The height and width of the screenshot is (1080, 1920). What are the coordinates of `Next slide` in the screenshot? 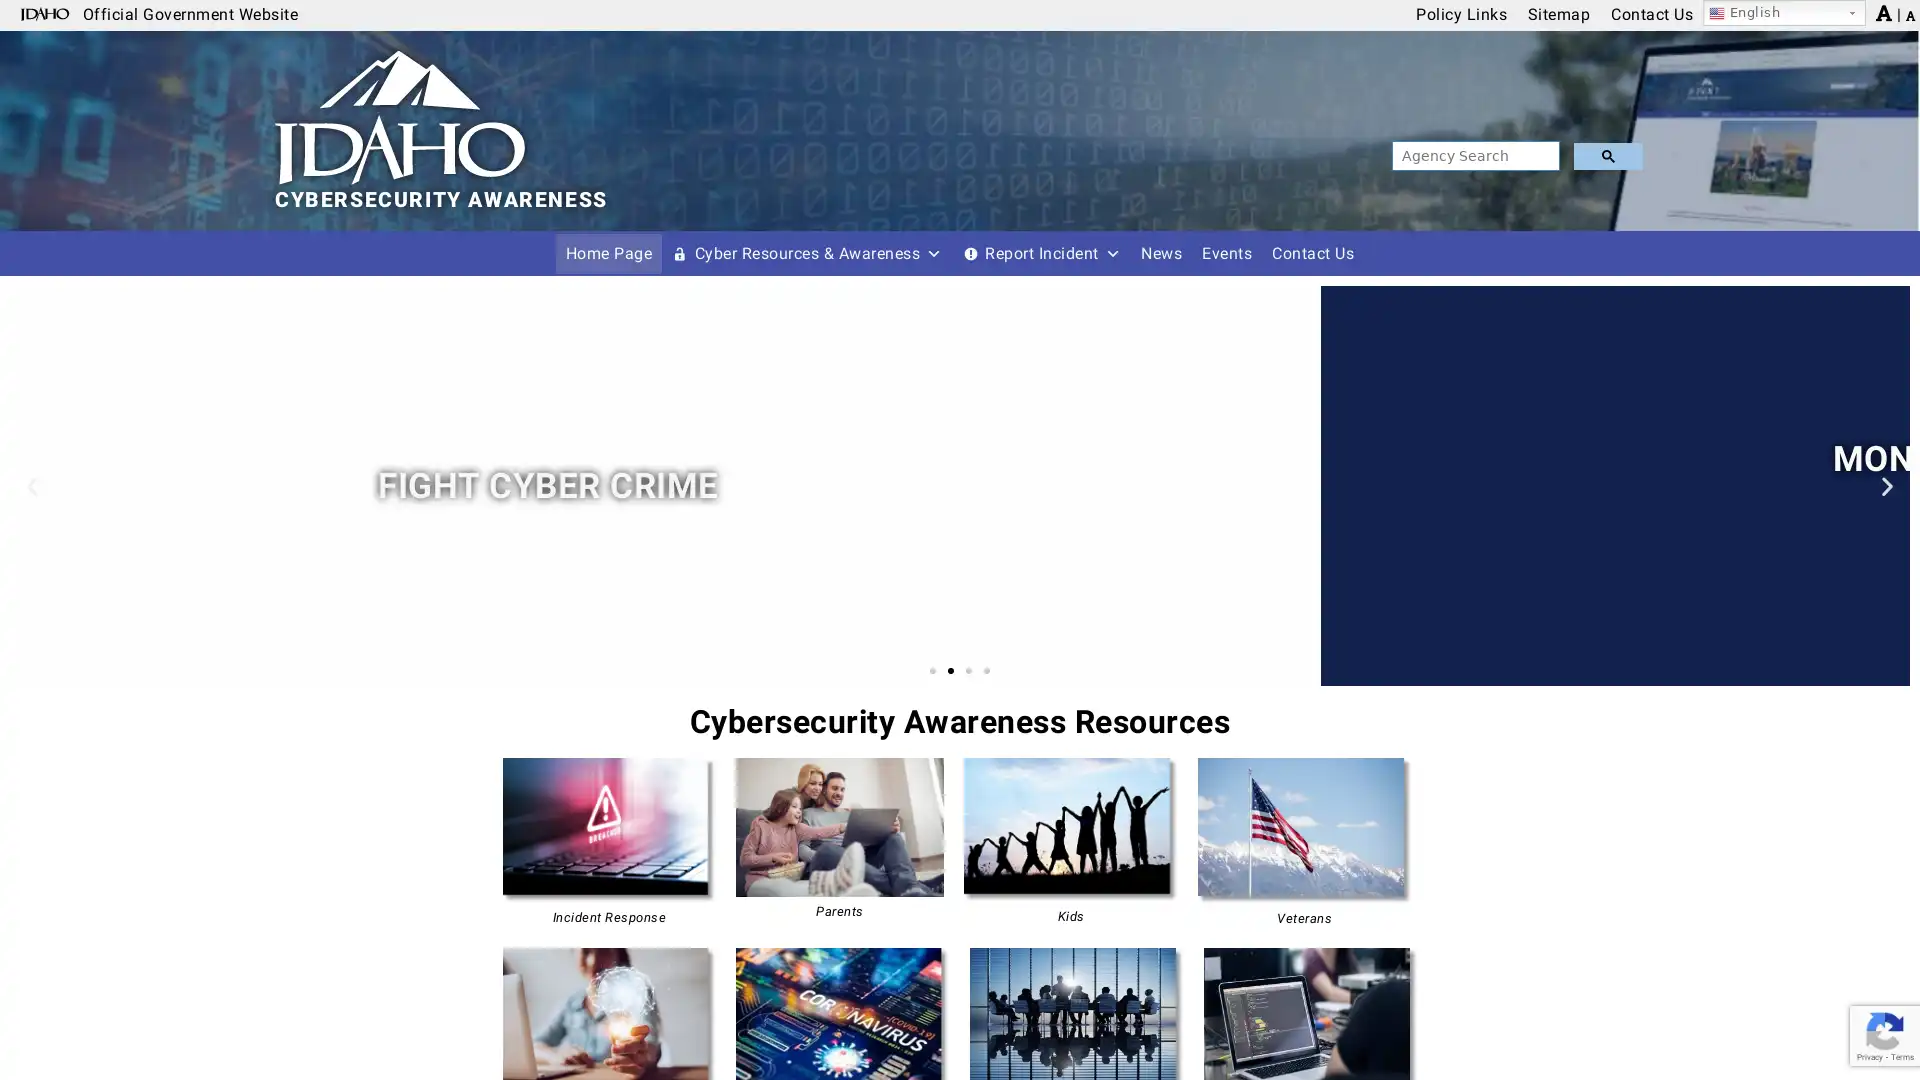 It's located at (1885, 485).